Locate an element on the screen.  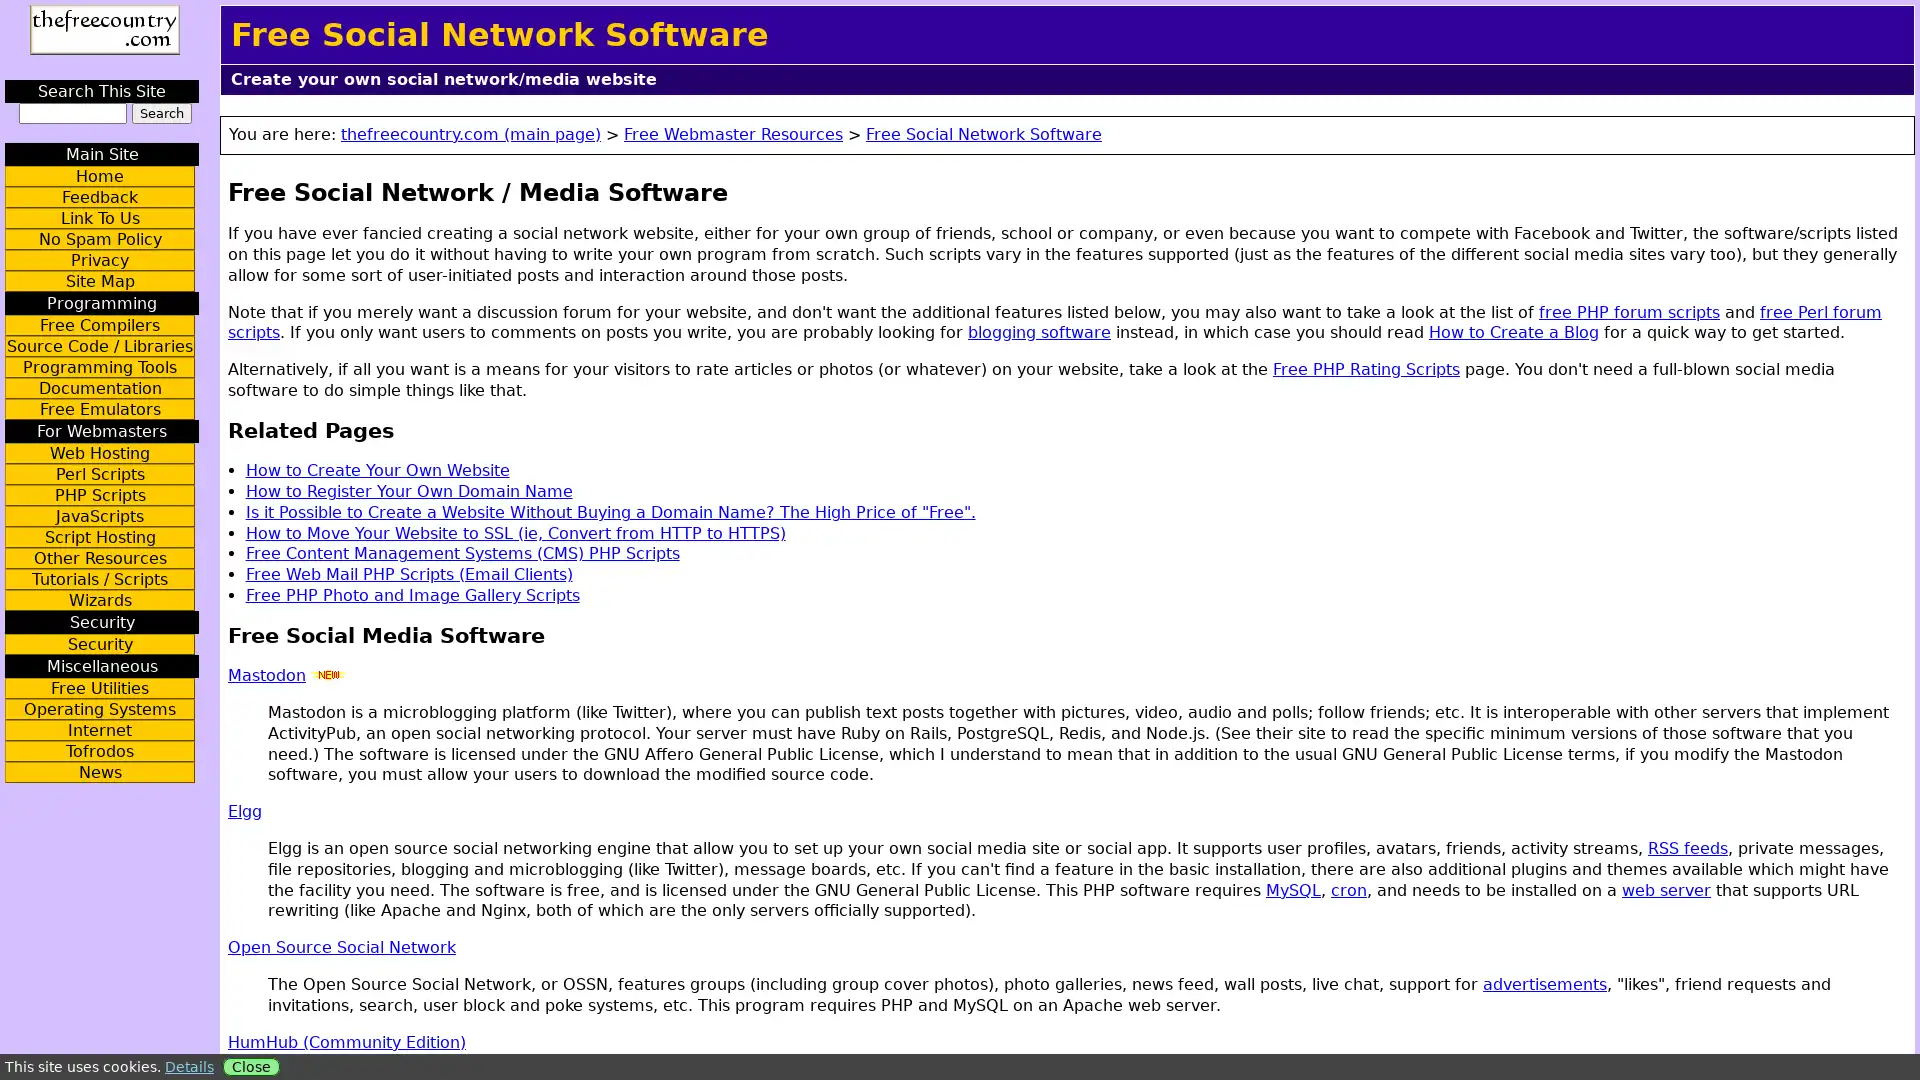
Search is located at coordinates (161, 113).